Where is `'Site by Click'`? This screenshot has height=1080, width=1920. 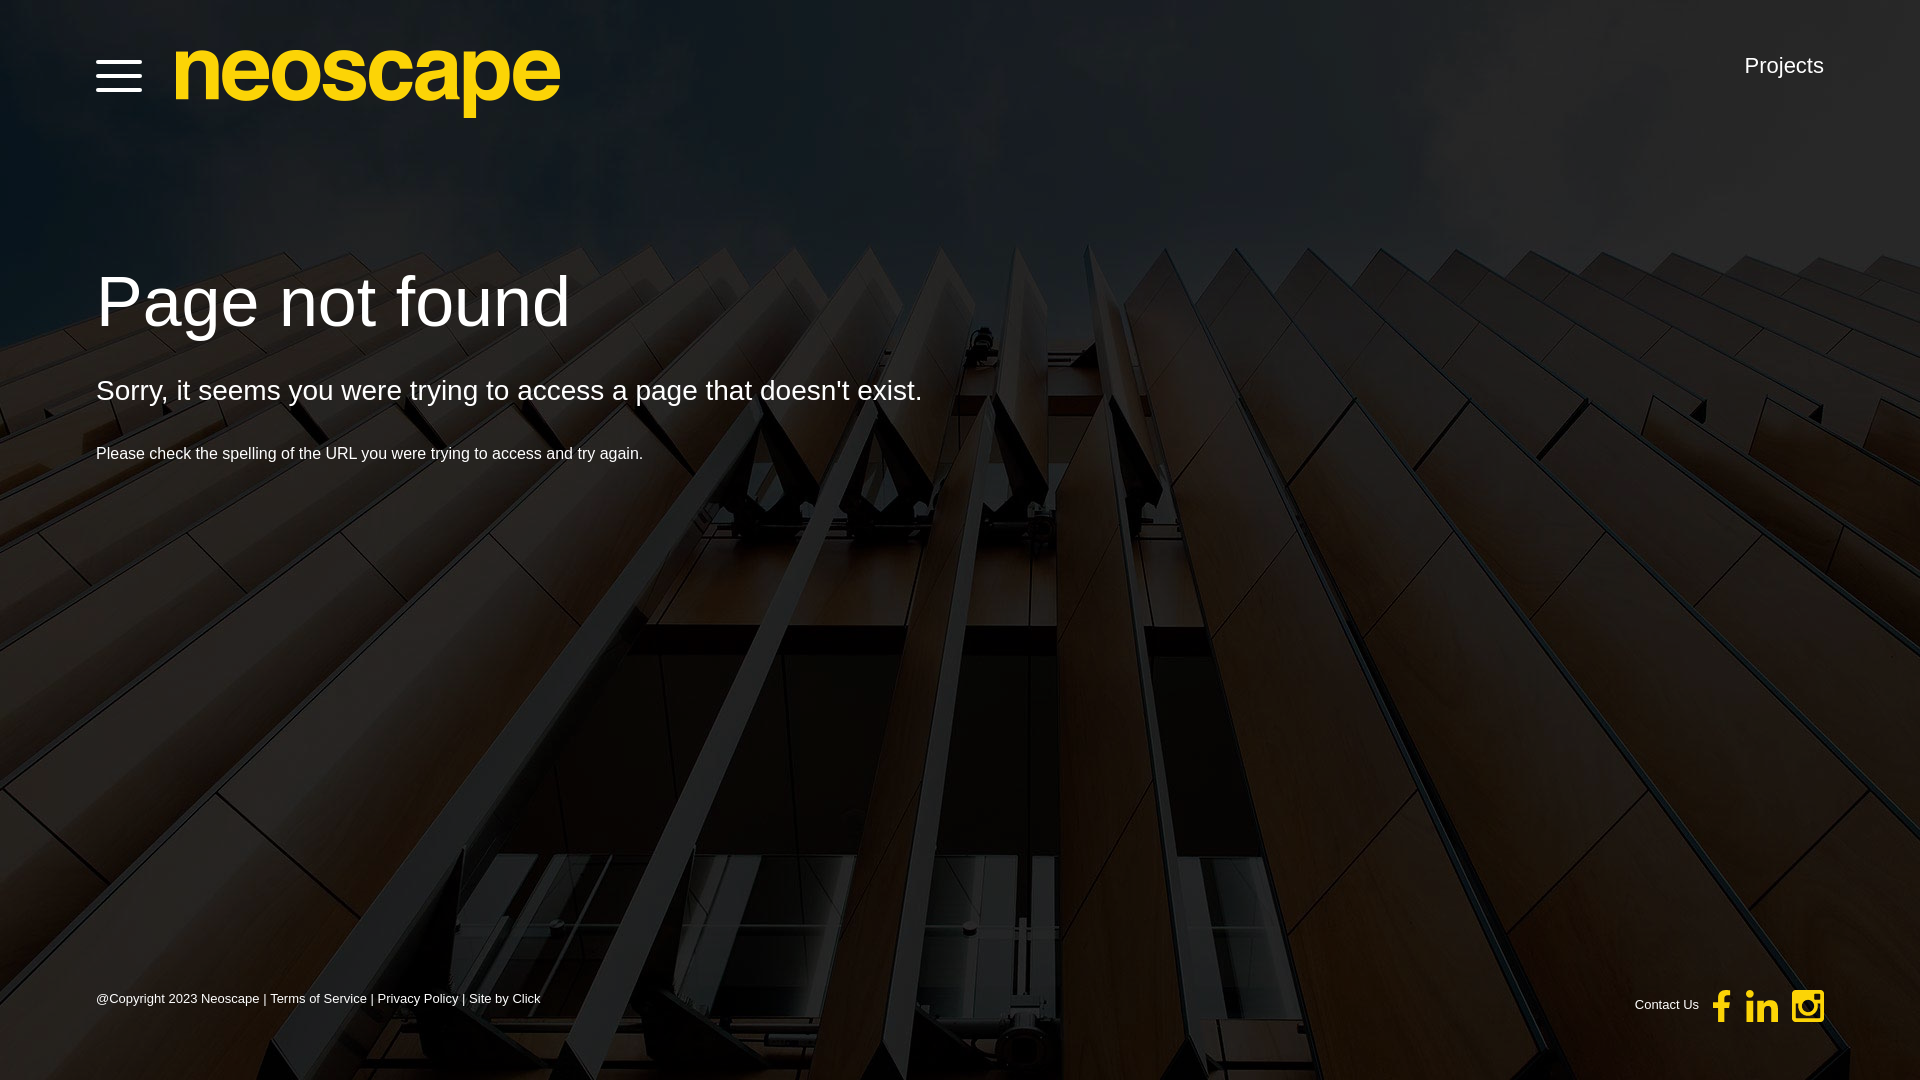 'Site by Click' is located at coordinates (504, 998).